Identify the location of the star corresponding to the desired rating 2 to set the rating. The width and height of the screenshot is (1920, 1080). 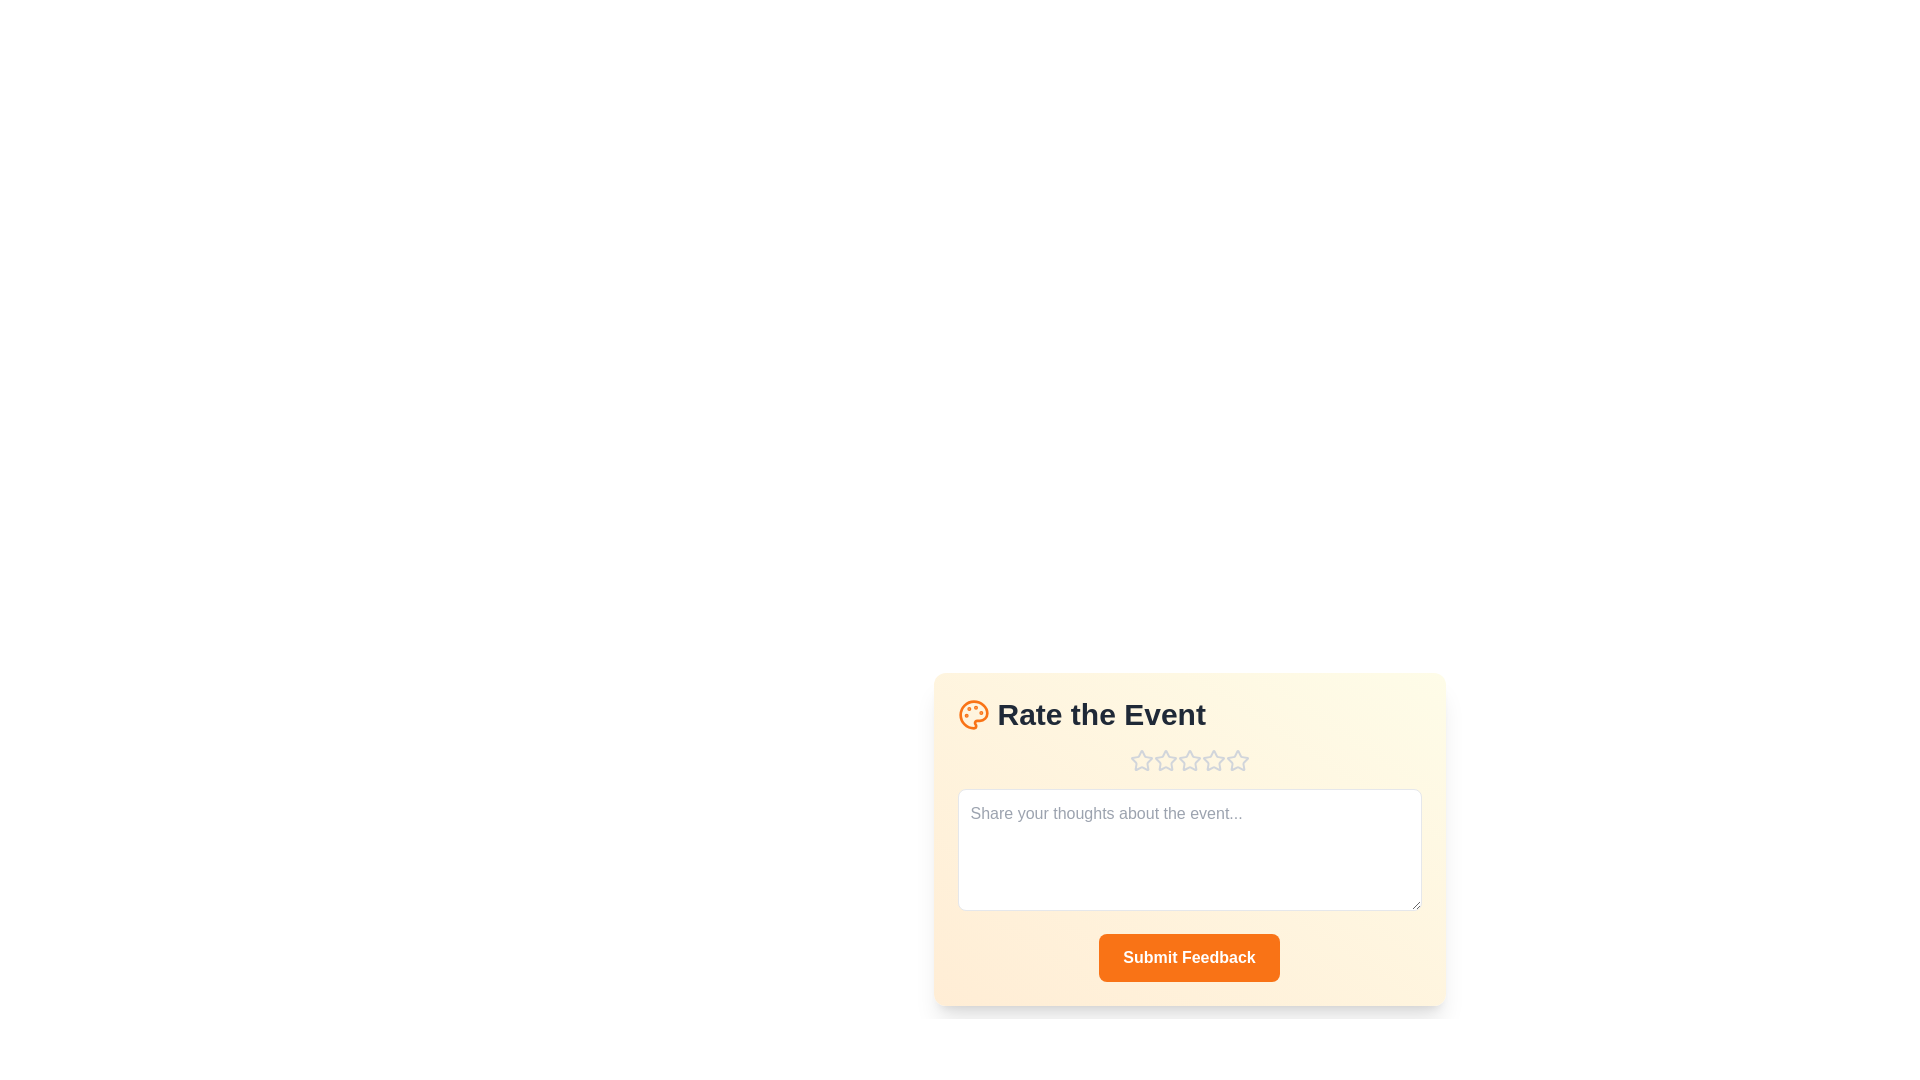
(1165, 760).